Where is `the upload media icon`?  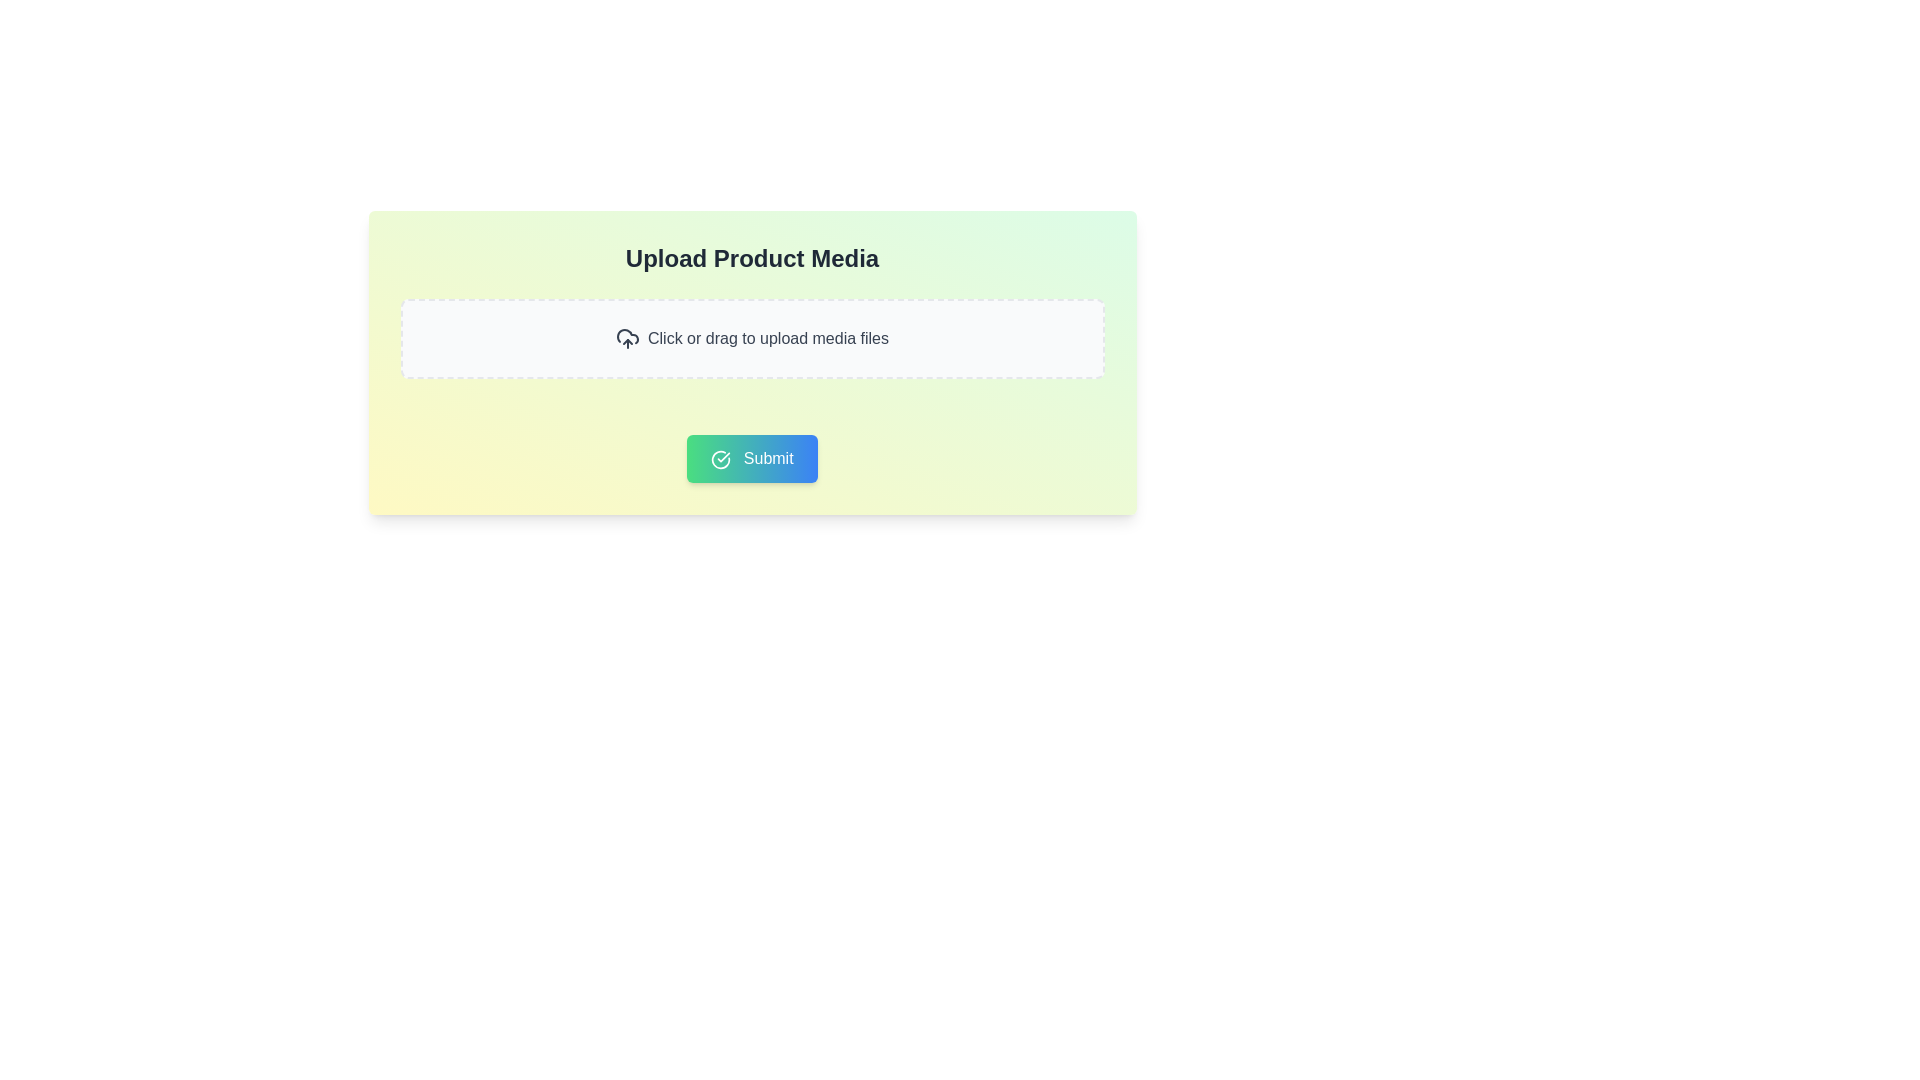 the upload media icon is located at coordinates (627, 338).